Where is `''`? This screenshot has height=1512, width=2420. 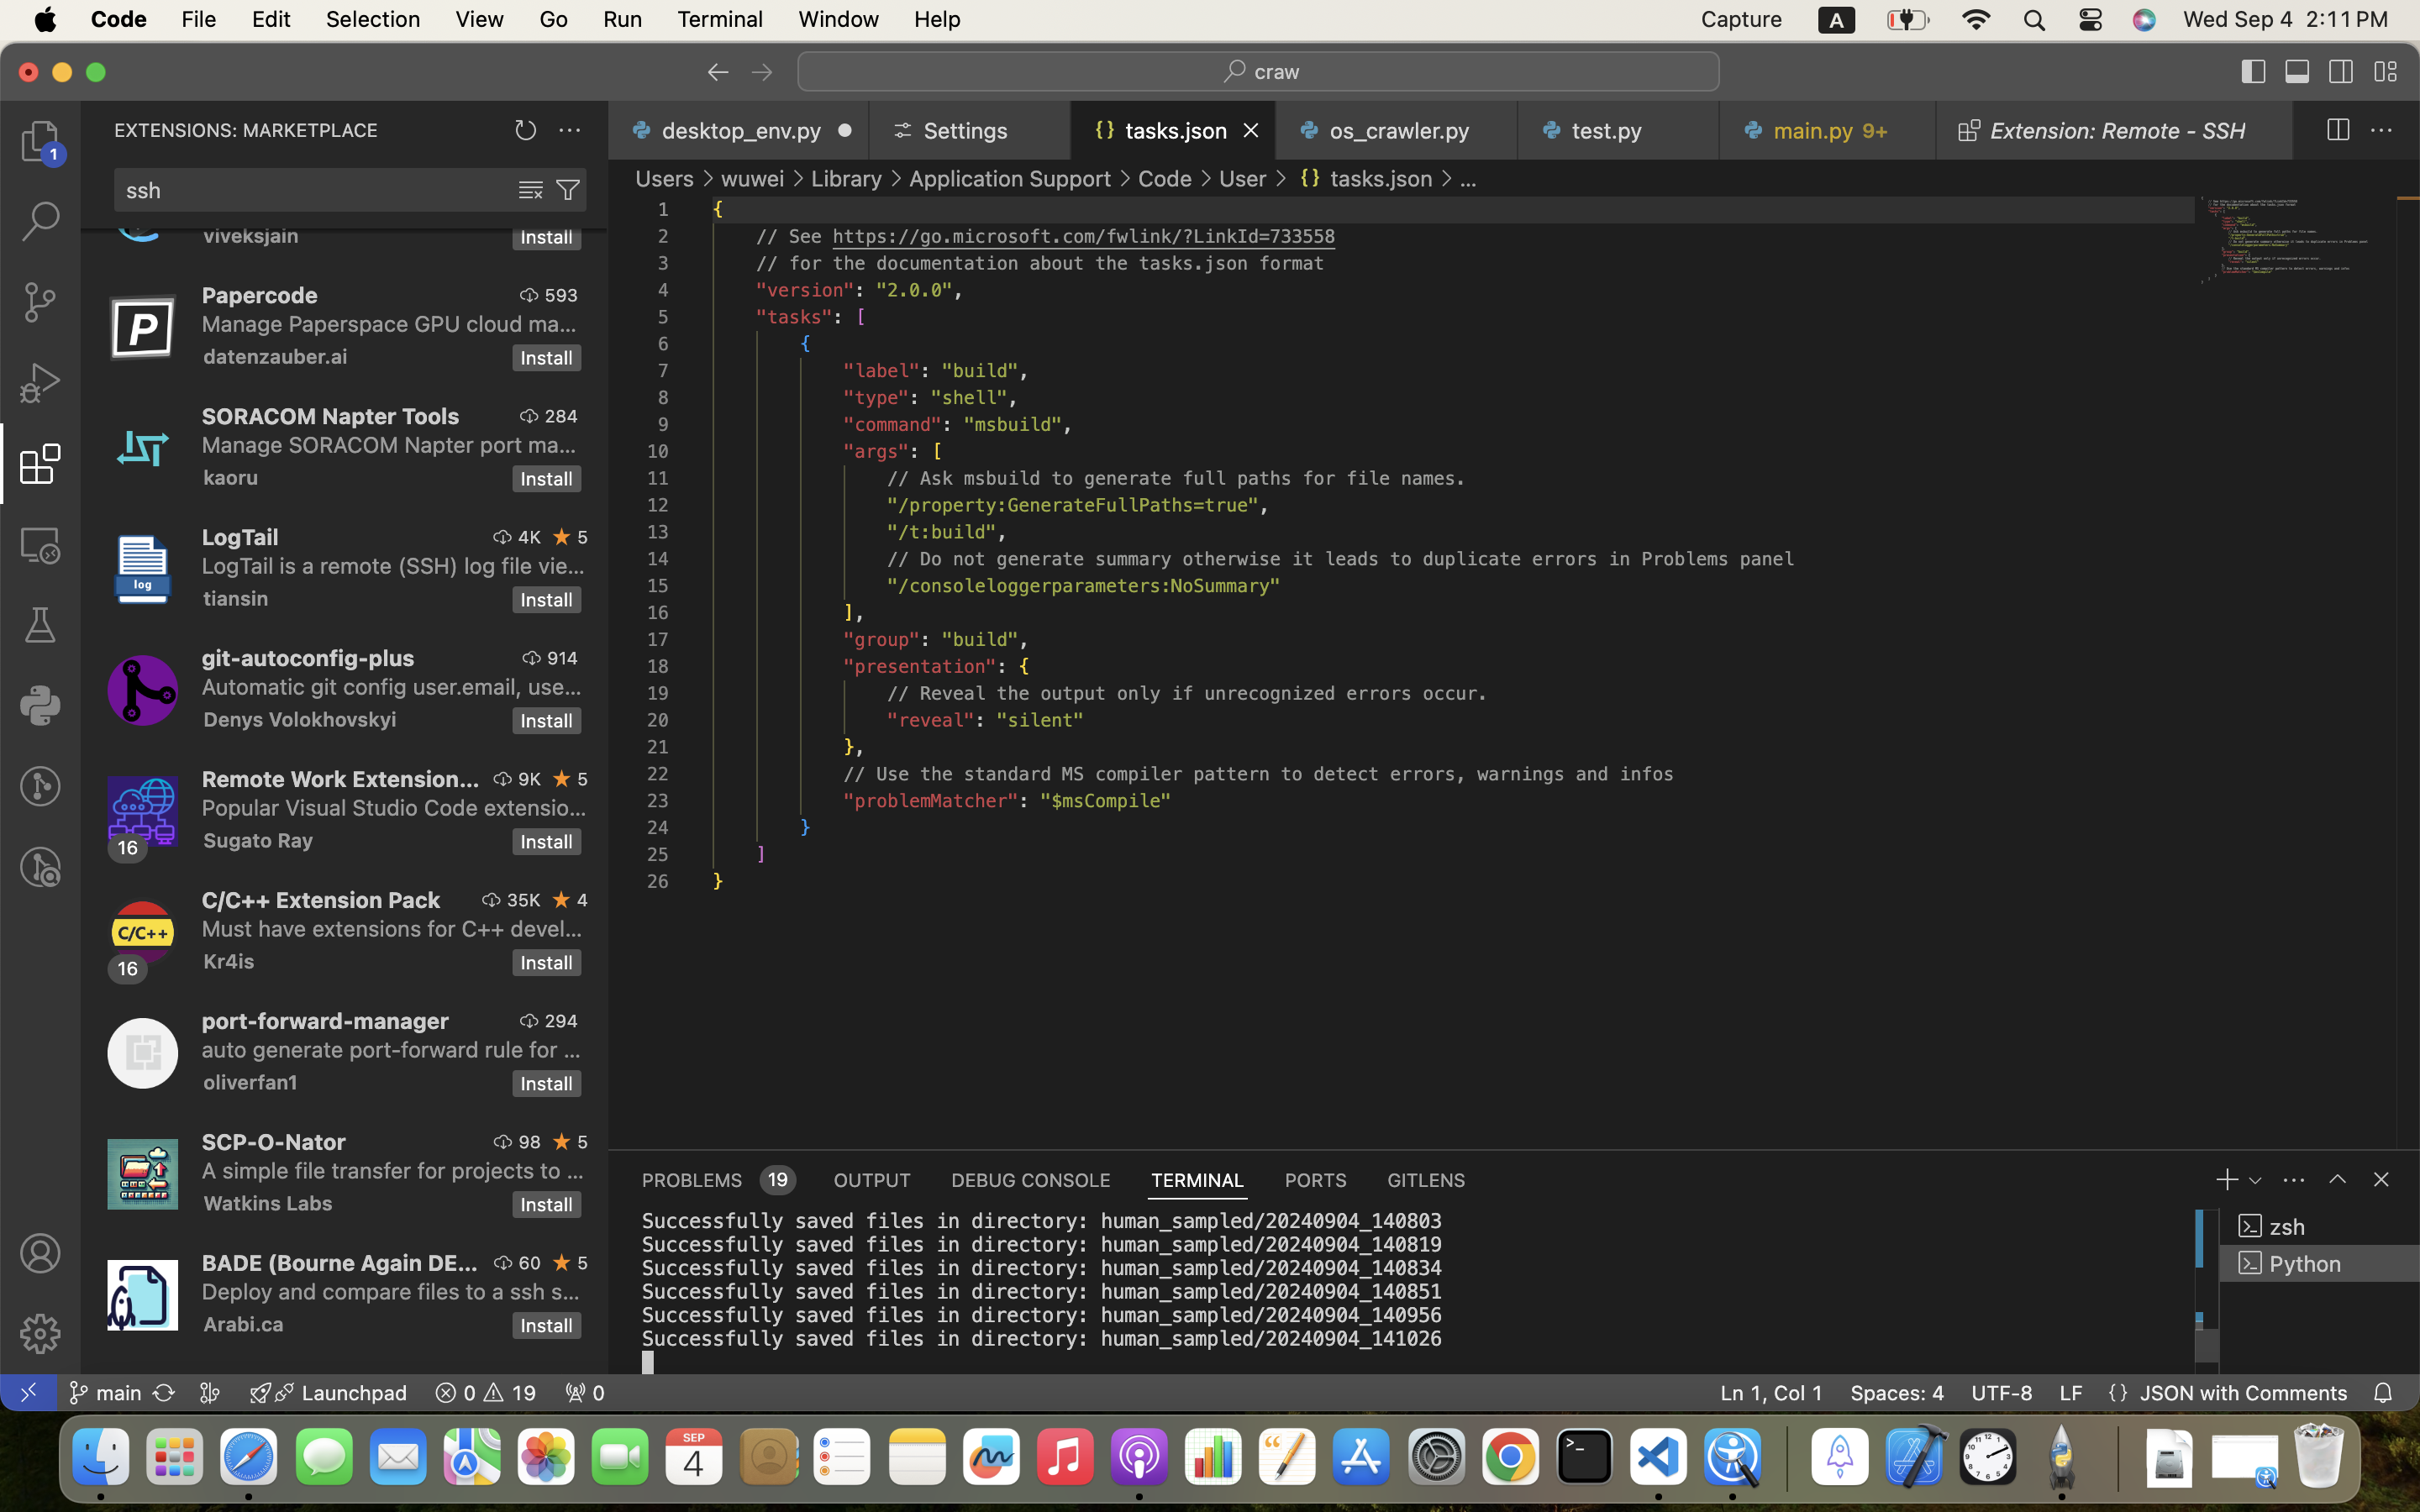 '' is located at coordinates (529, 190).